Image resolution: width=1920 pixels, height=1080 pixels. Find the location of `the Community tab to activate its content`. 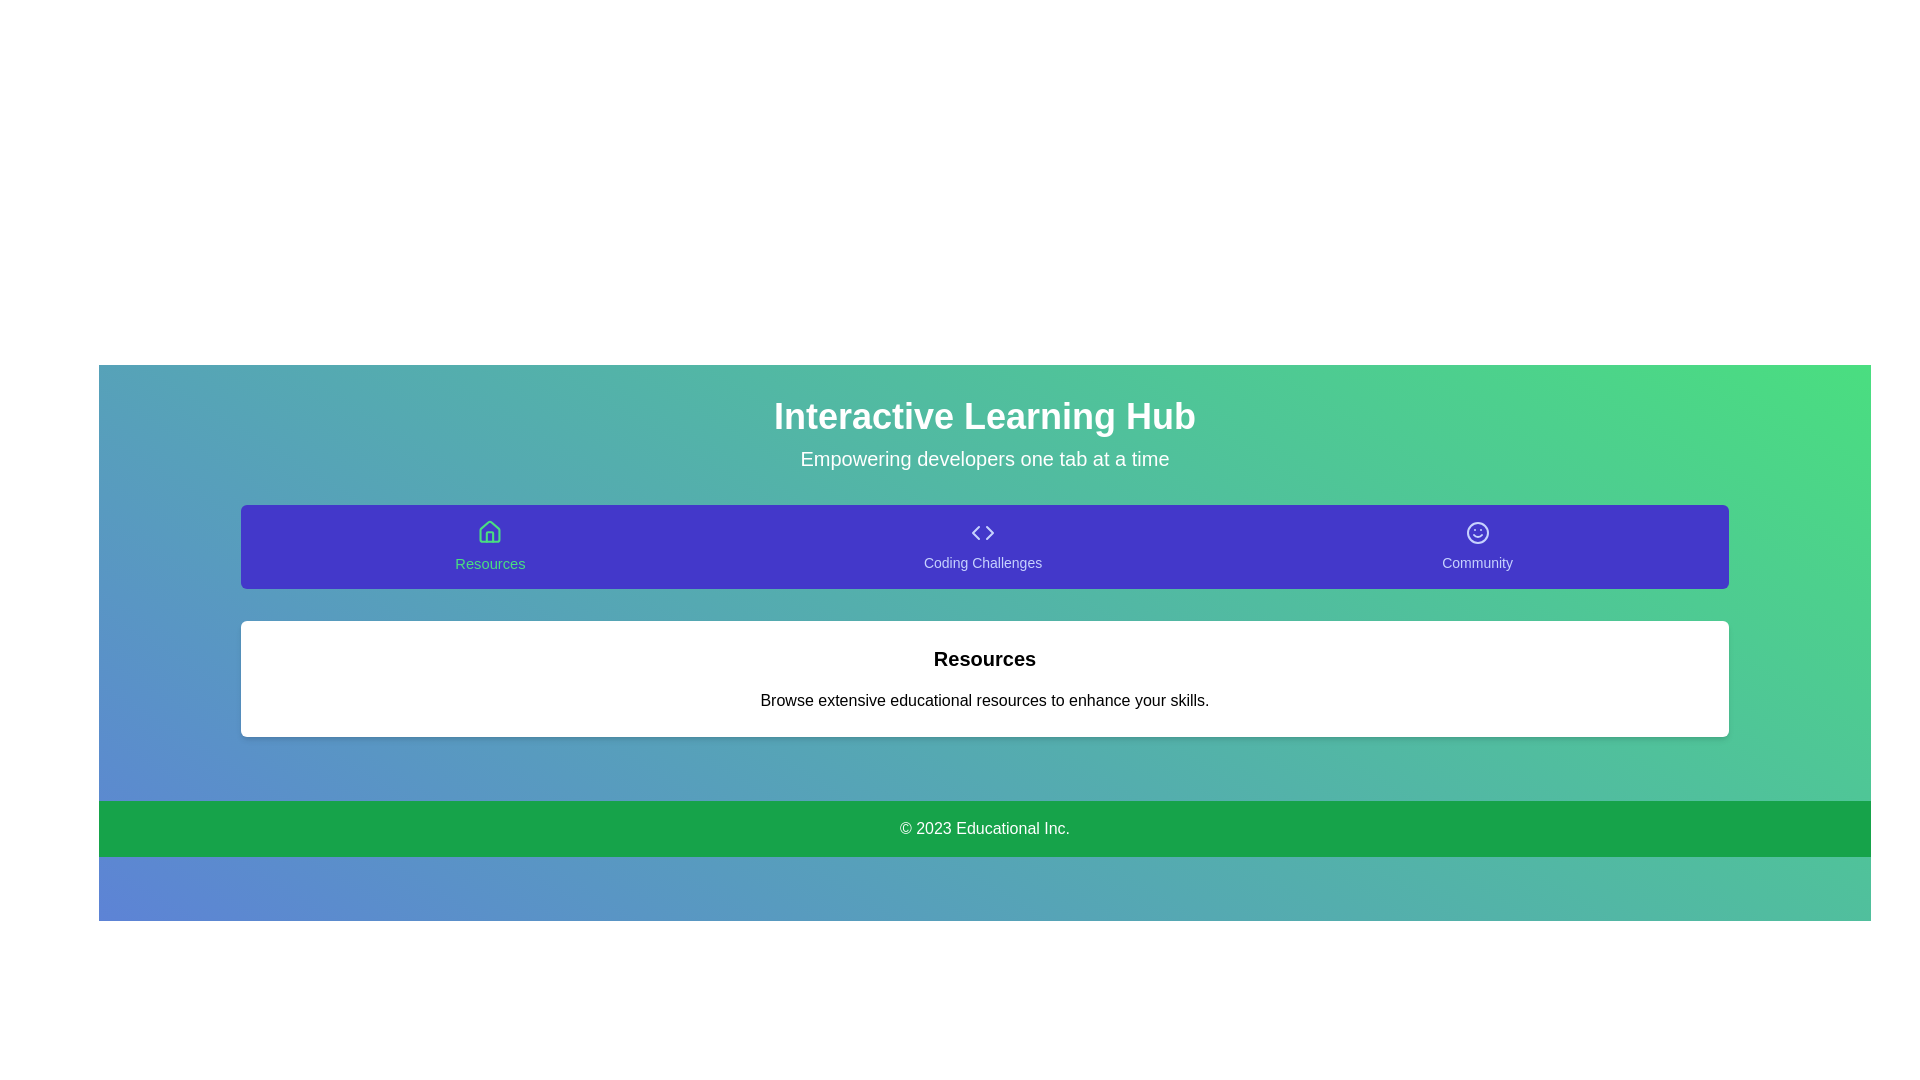

the Community tab to activate its content is located at coordinates (1477, 547).